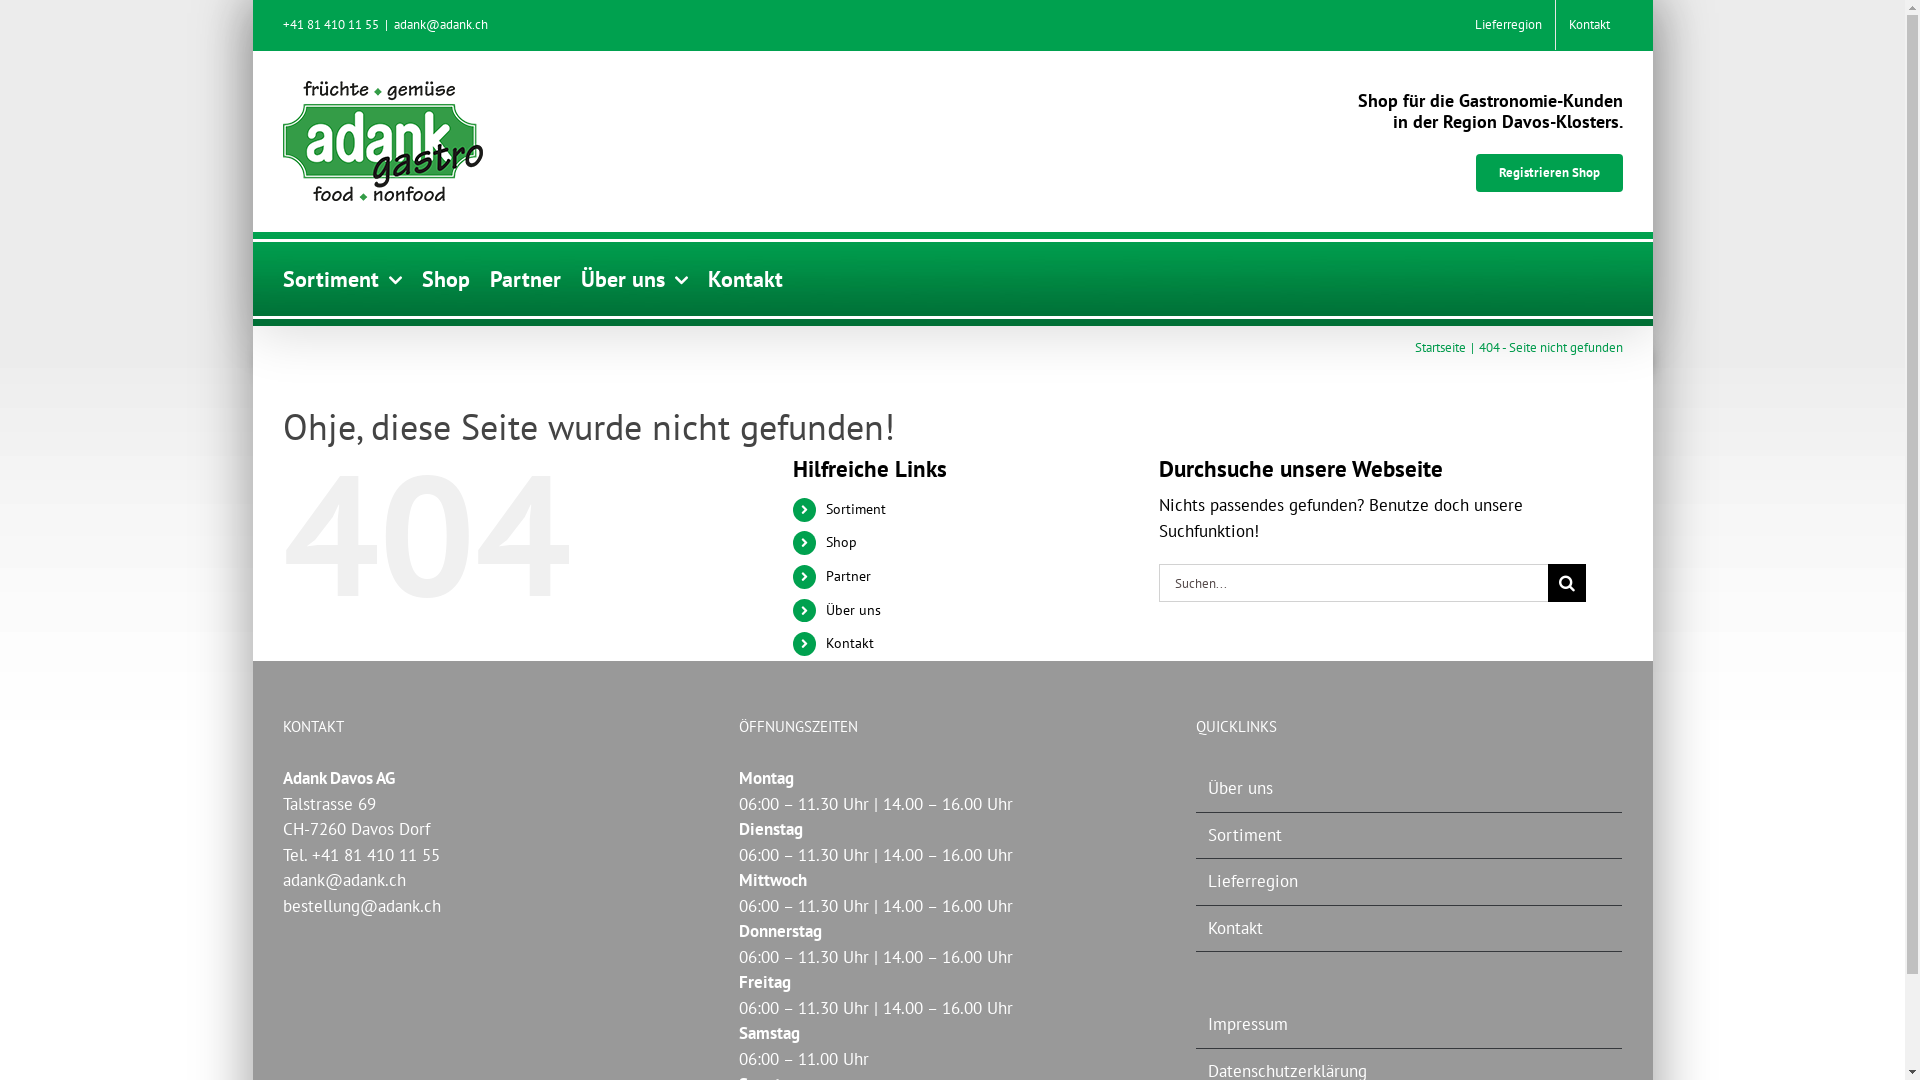 This screenshot has width=1920, height=1080. I want to click on 'Impressum', so click(1409, 1025).